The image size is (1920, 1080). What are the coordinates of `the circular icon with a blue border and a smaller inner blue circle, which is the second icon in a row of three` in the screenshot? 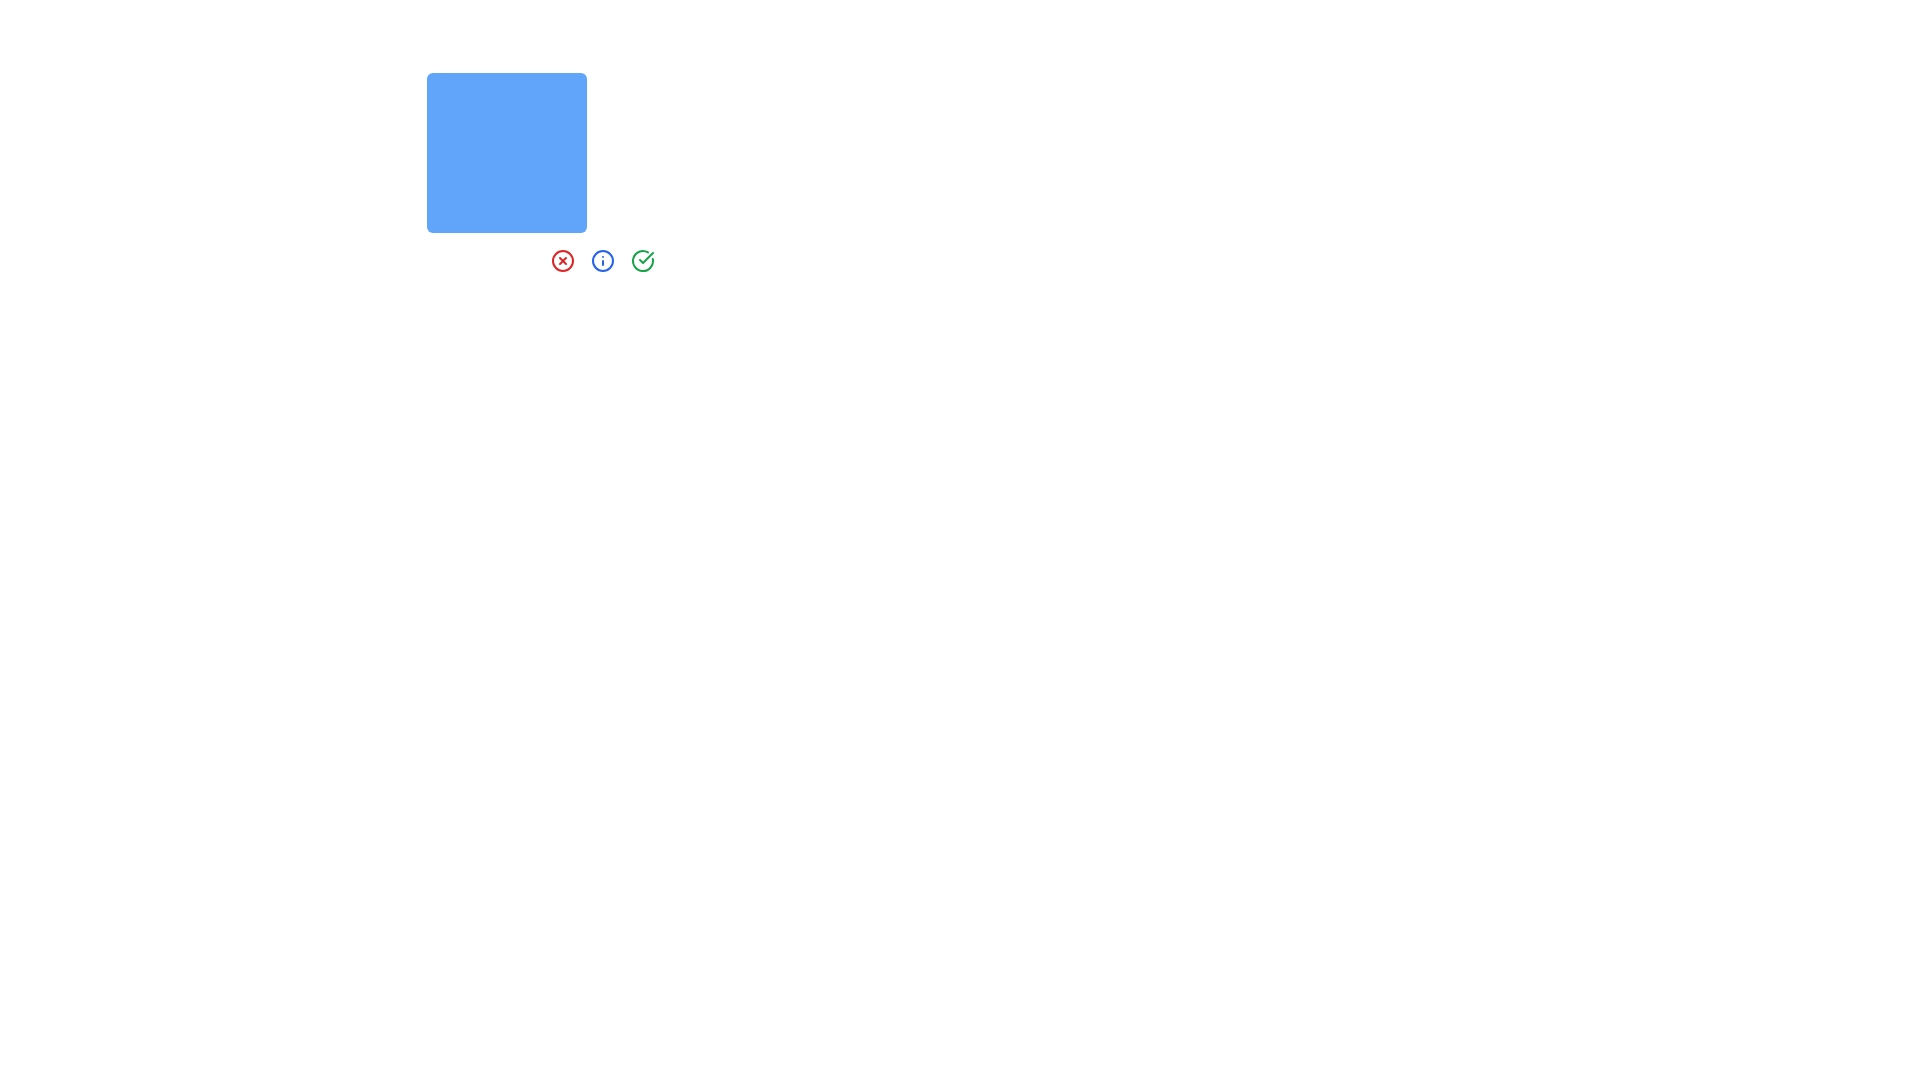 It's located at (602, 260).